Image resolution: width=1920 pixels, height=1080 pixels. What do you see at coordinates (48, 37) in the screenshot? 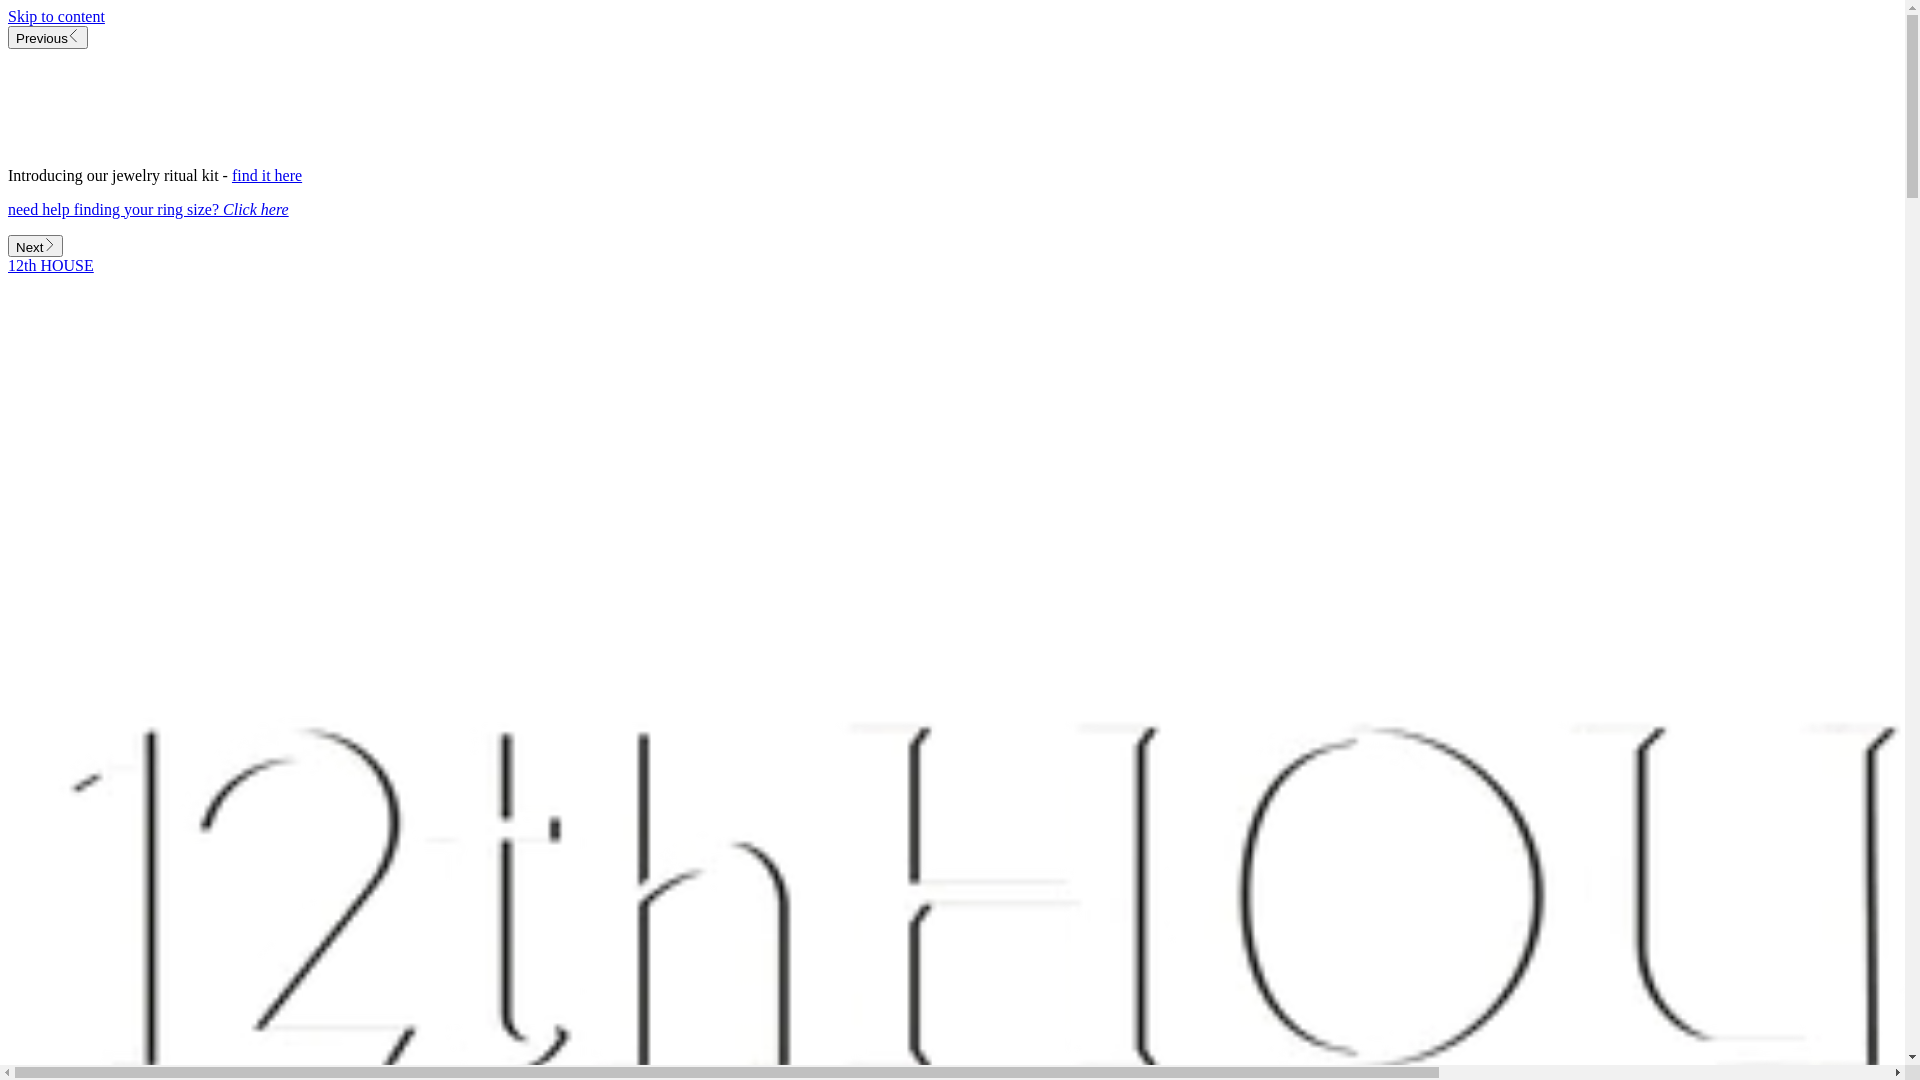
I see `'Previous'` at bounding box center [48, 37].